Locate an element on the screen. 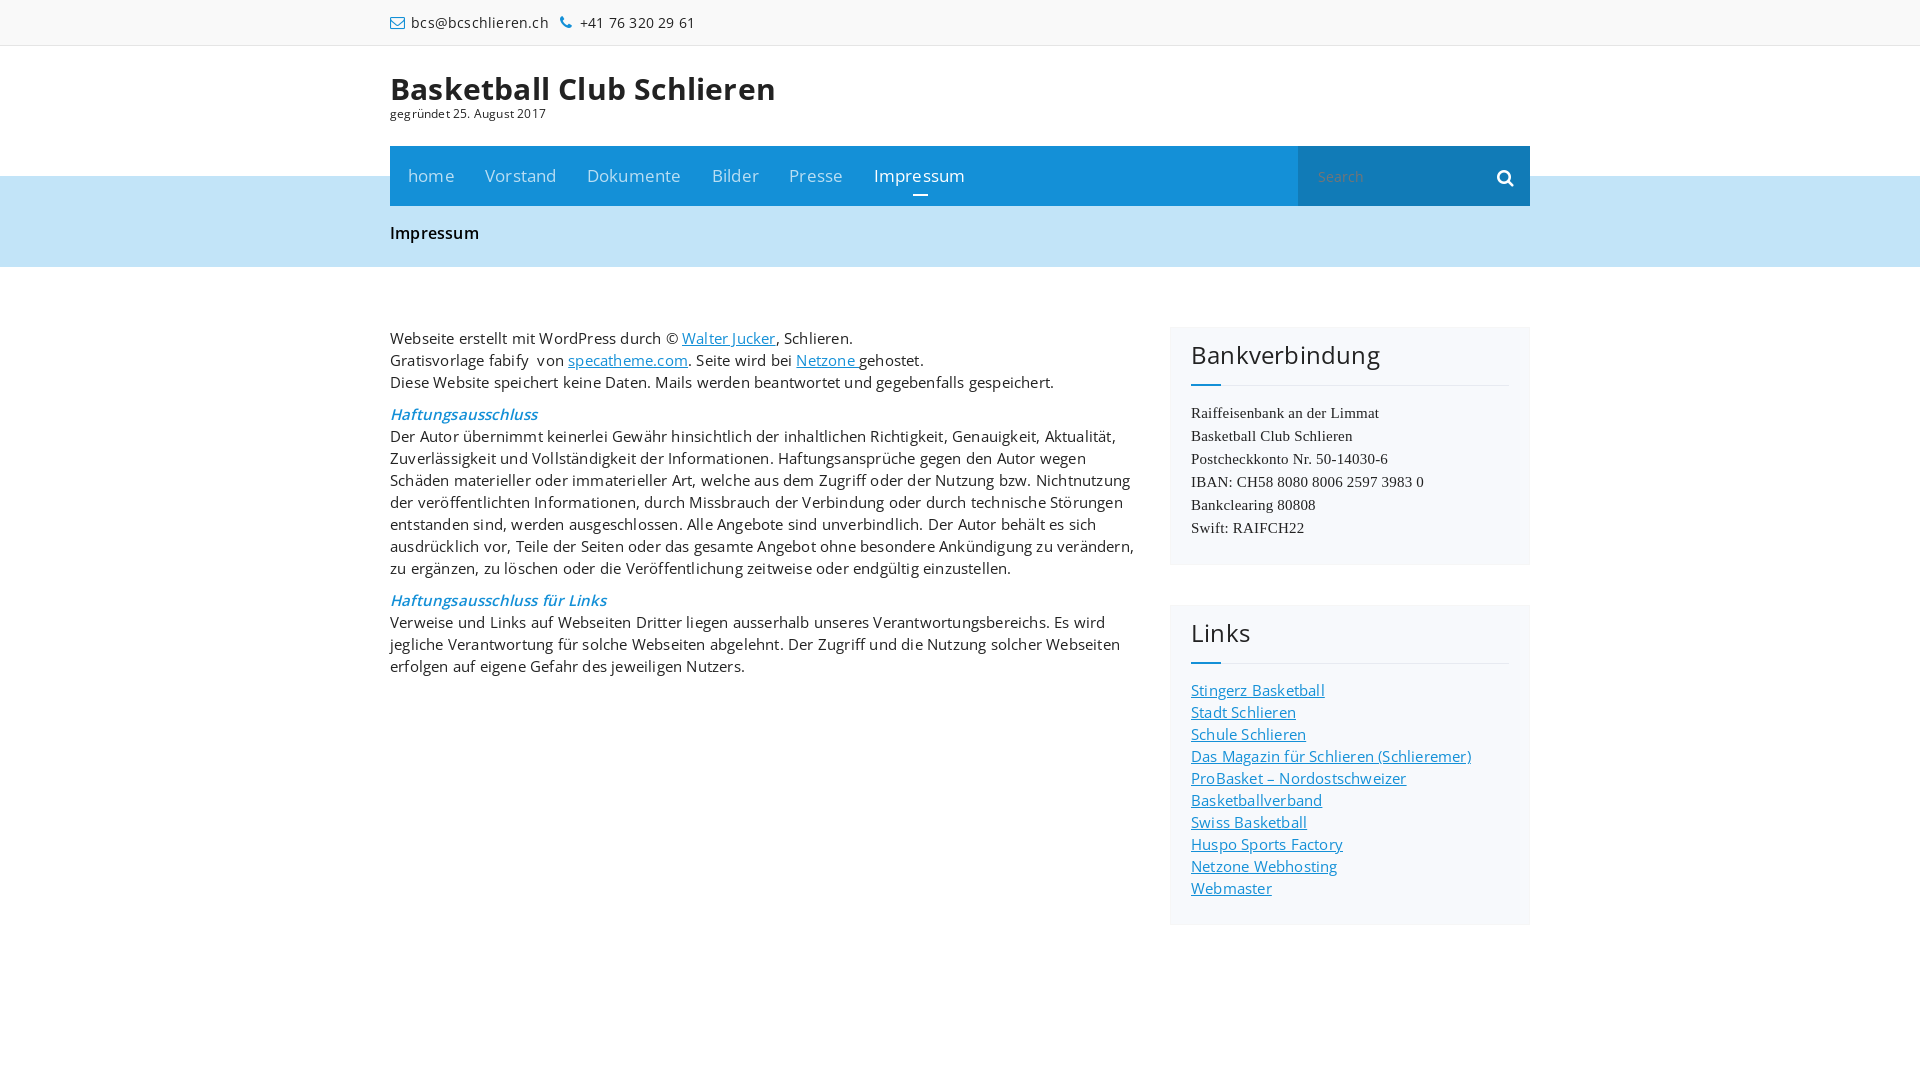  'Swiss Basketball' is located at coordinates (1247, 821).